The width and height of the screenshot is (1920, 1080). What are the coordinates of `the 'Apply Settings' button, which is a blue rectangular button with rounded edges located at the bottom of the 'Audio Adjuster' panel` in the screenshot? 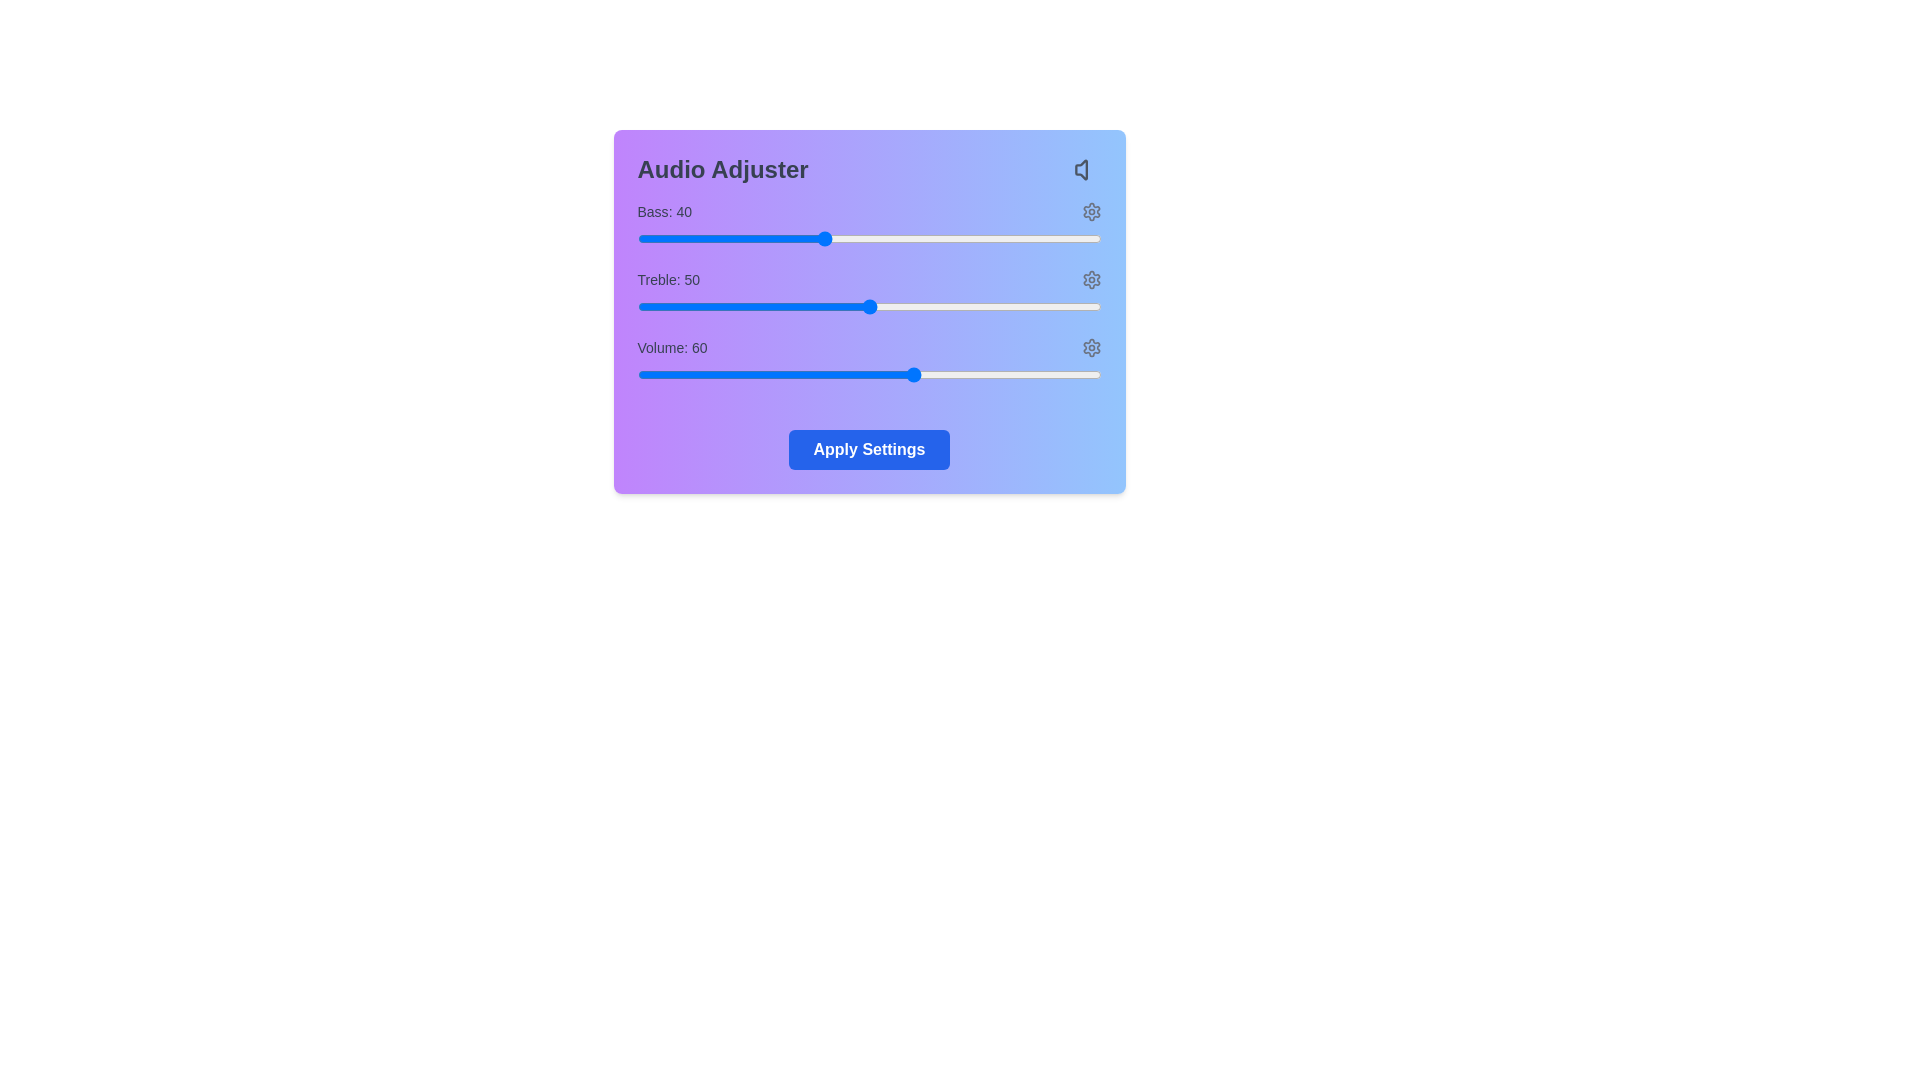 It's located at (869, 450).